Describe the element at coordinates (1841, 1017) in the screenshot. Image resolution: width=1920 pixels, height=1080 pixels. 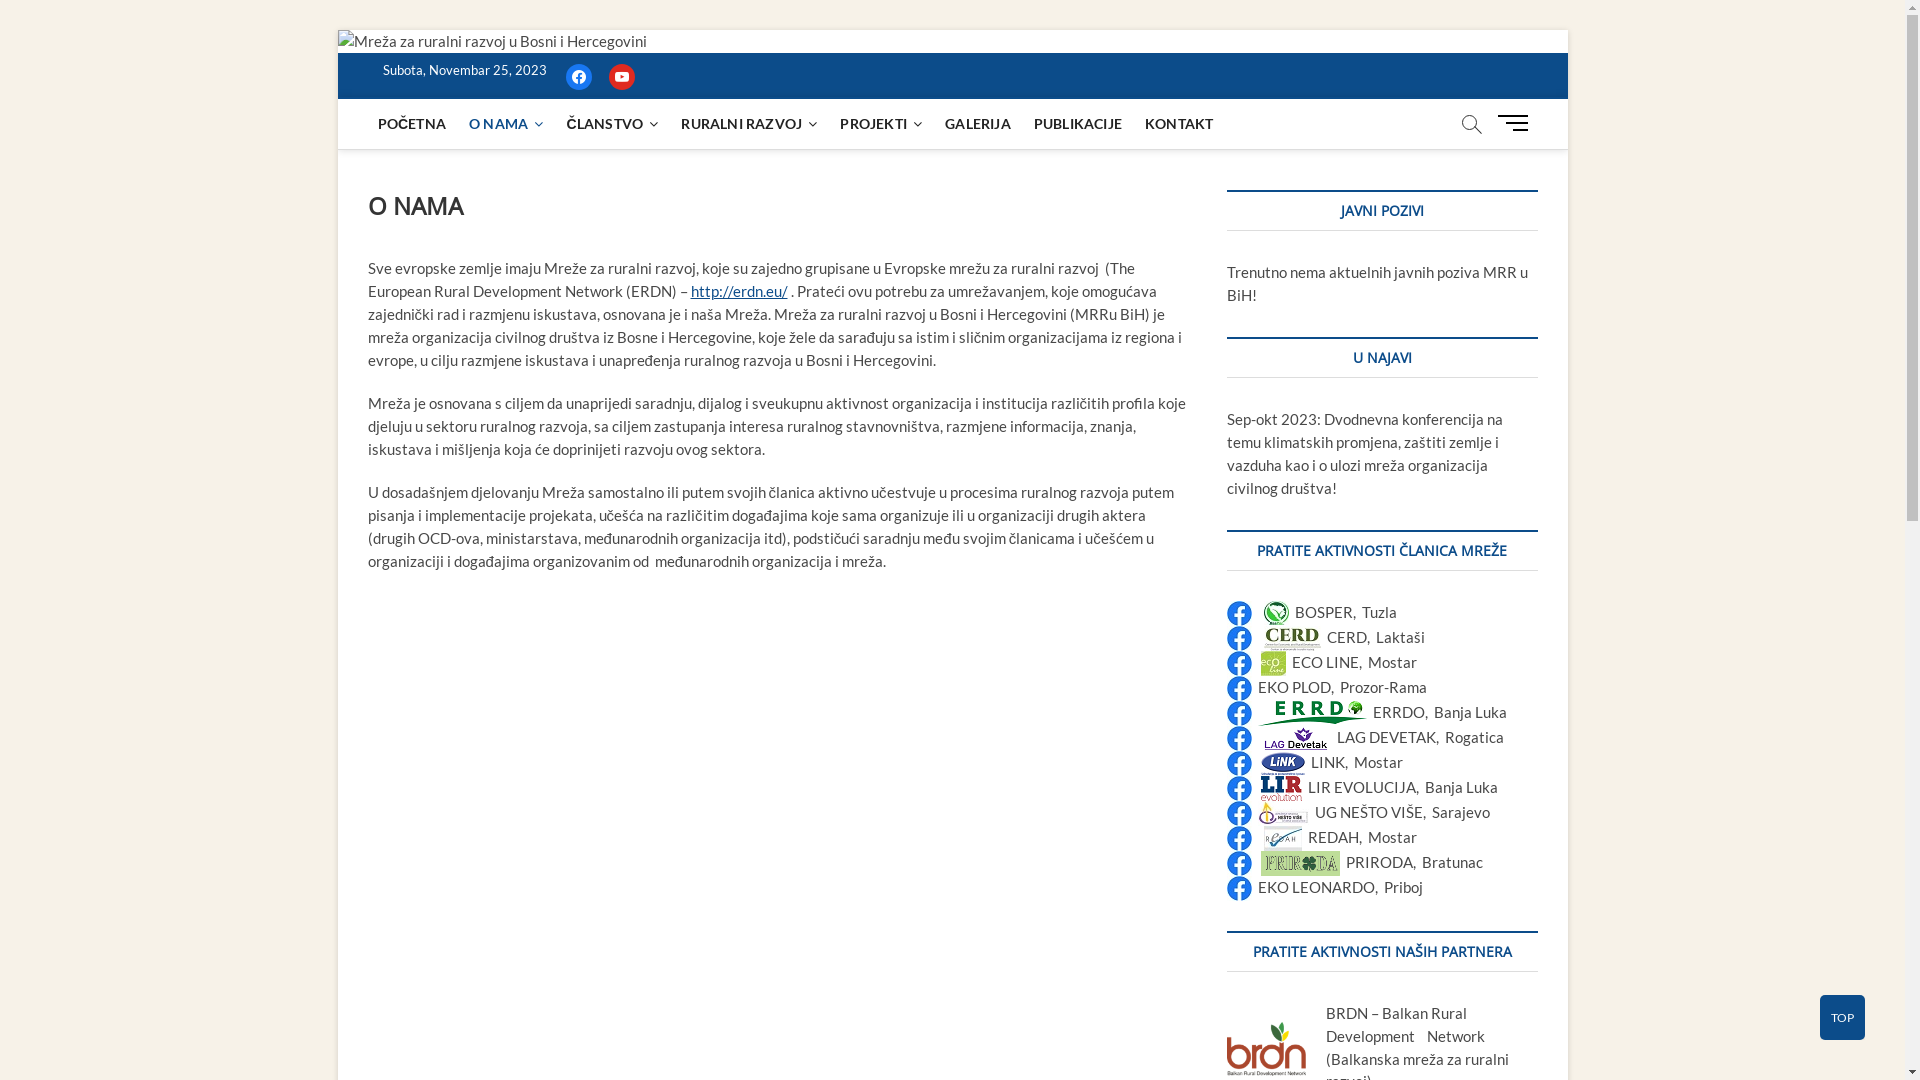
I see `'TOP'` at that location.